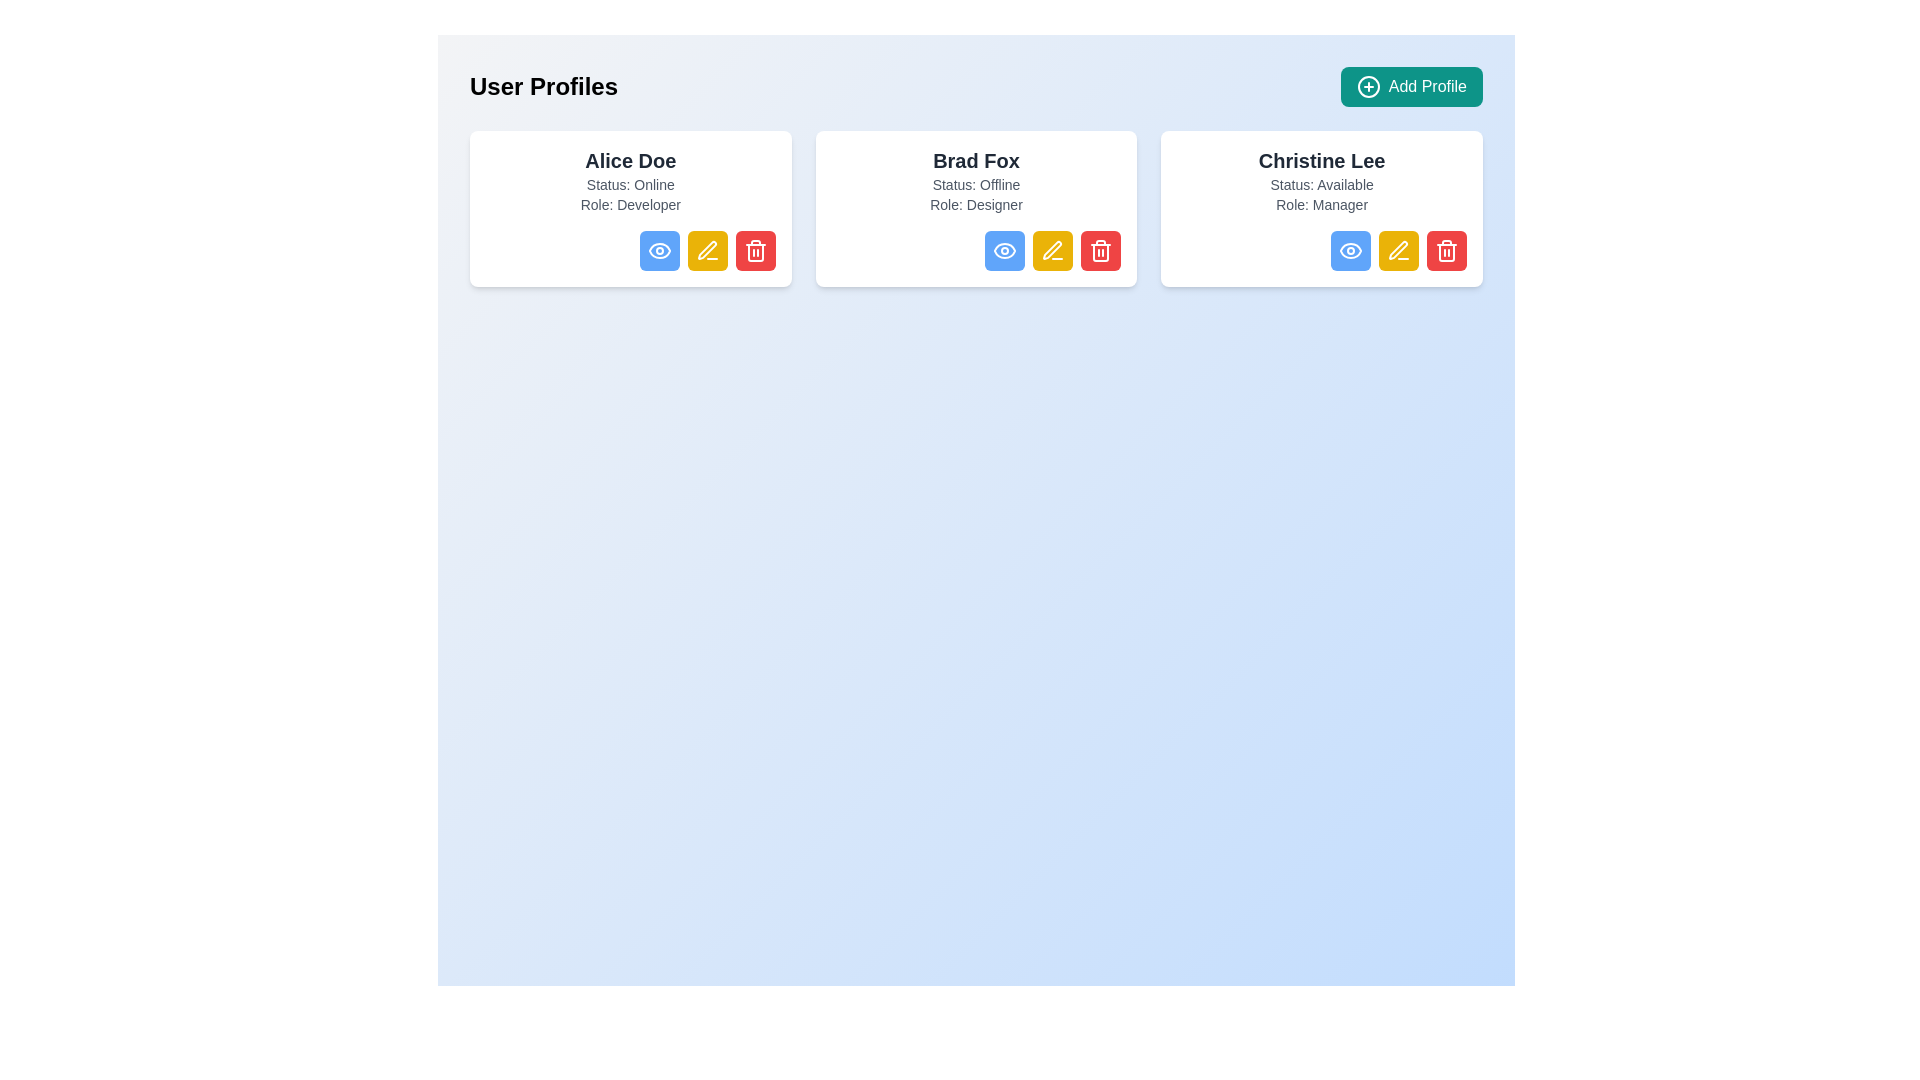 This screenshot has height=1080, width=1920. I want to click on text content of the text label displaying the role 'Designer' associated with the user 'Brad Fox', which is located in the profile card below 'Status: Offline', so click(976, 204).